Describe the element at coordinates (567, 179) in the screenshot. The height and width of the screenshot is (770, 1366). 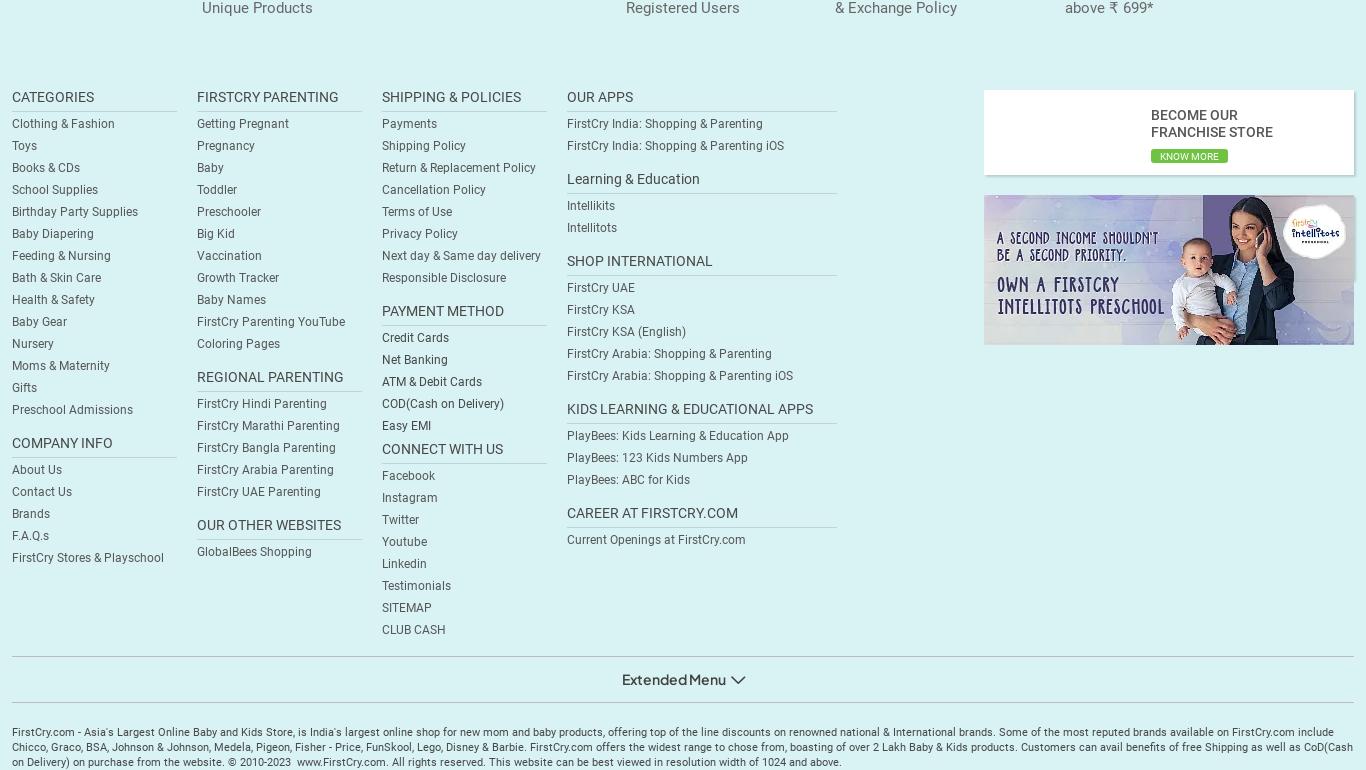
I see `'Learning & Education'` at that location.